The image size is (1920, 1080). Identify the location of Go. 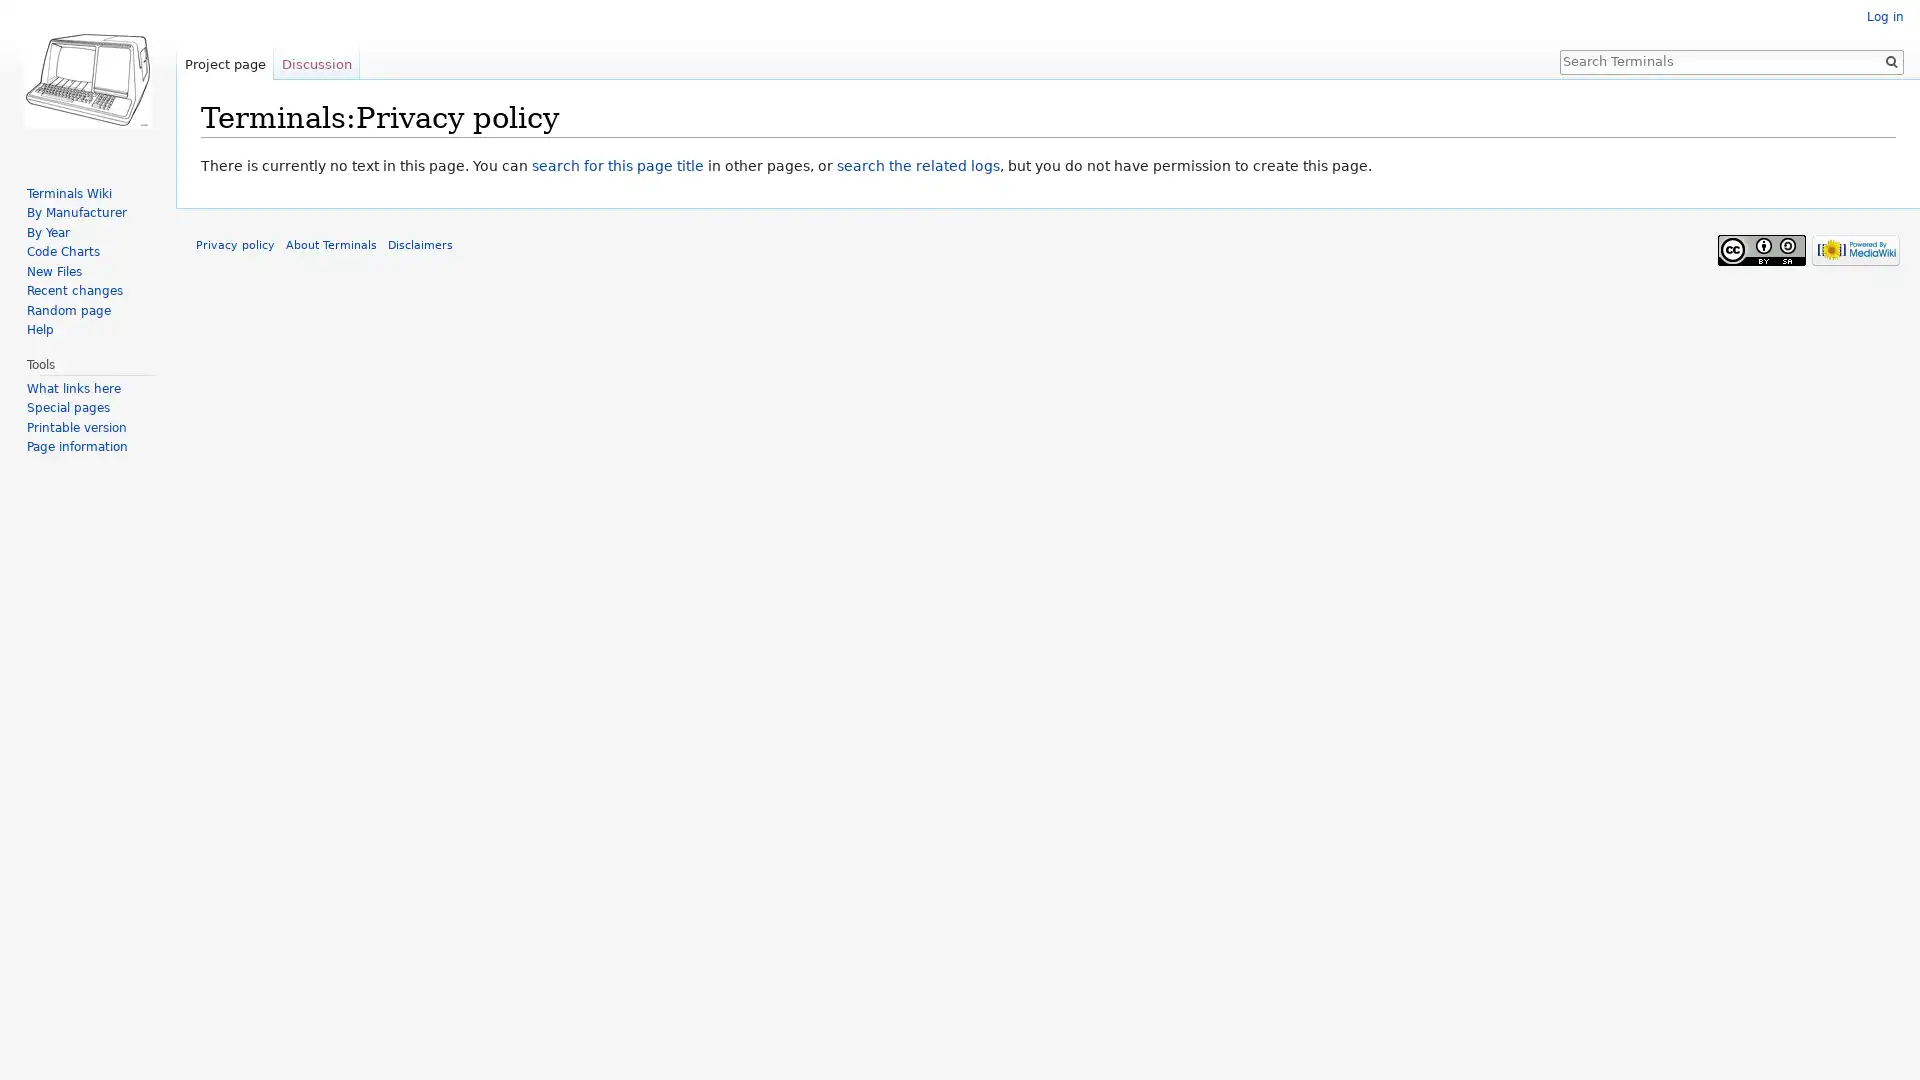
(1890, 60).